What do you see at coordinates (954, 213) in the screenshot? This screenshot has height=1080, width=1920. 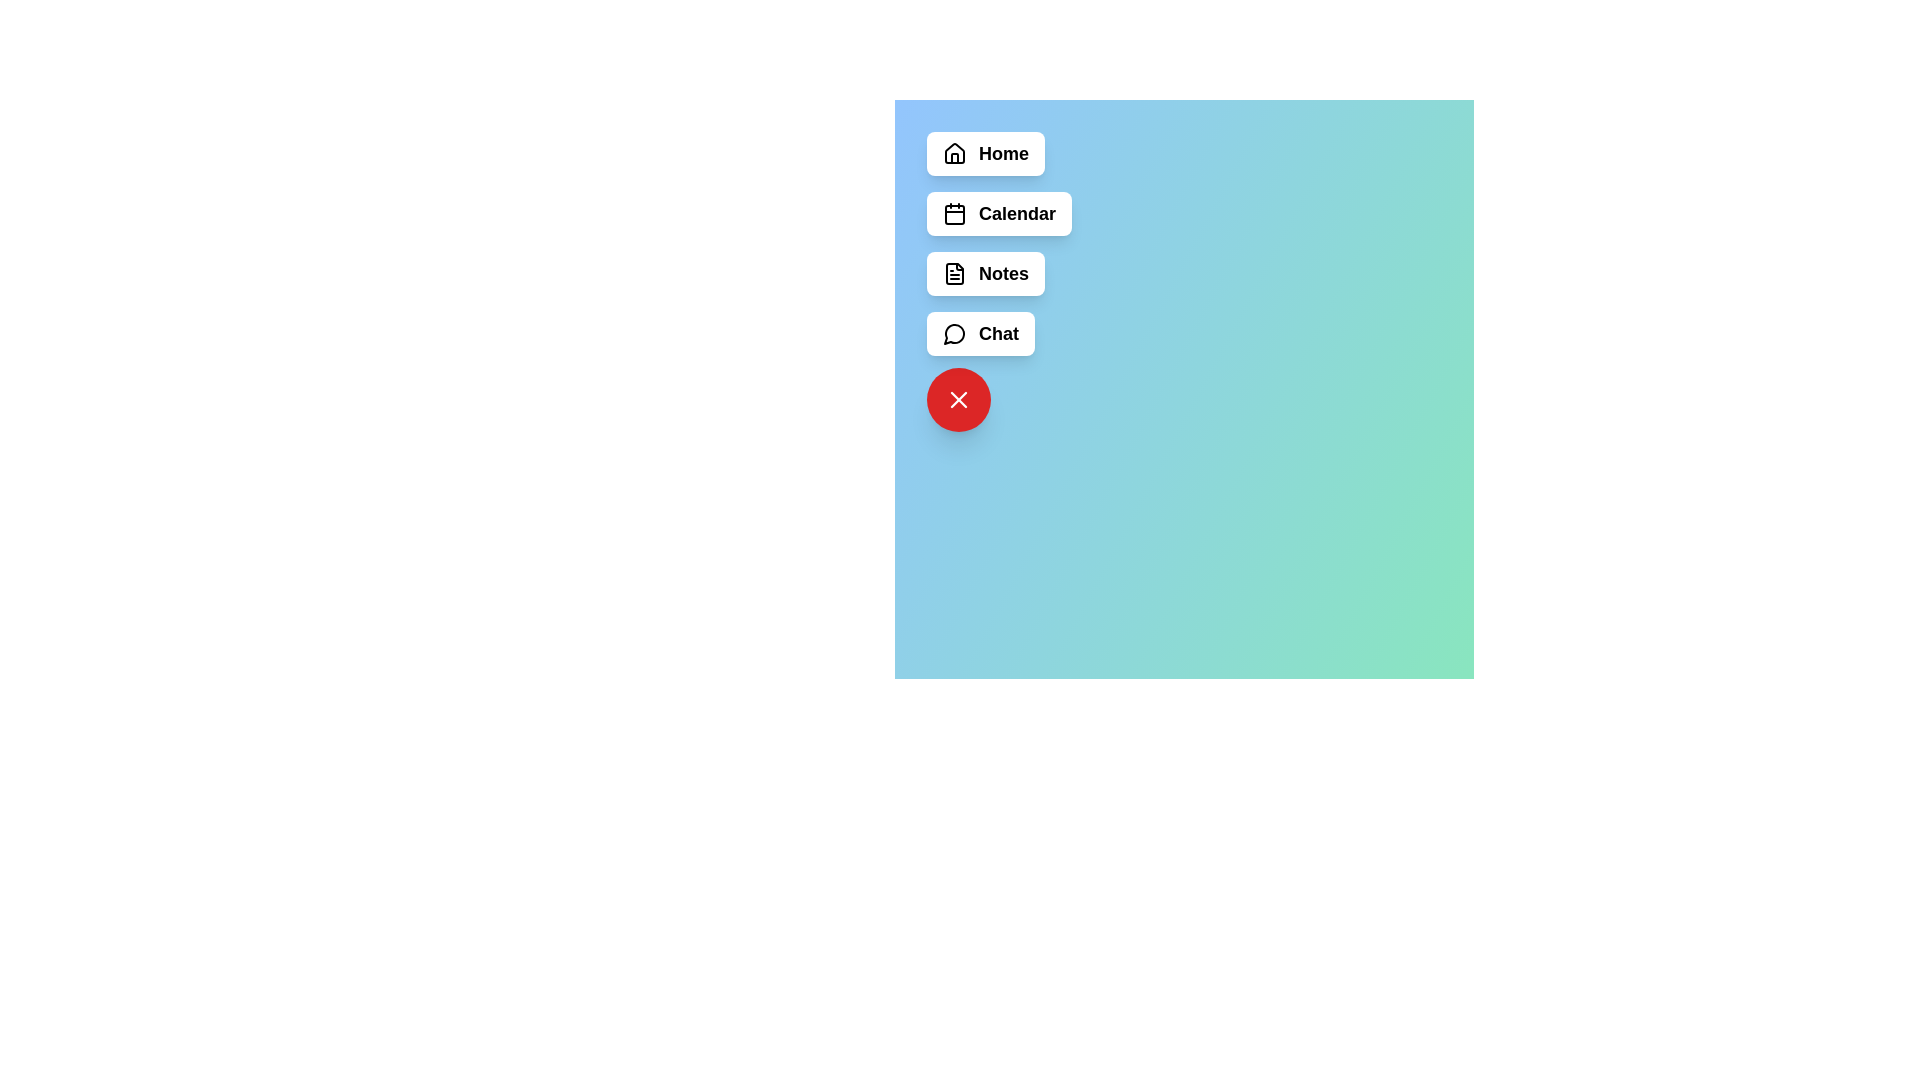 I see `the icon of the menu item labeled Calendar` at bounding box center [954, 213].